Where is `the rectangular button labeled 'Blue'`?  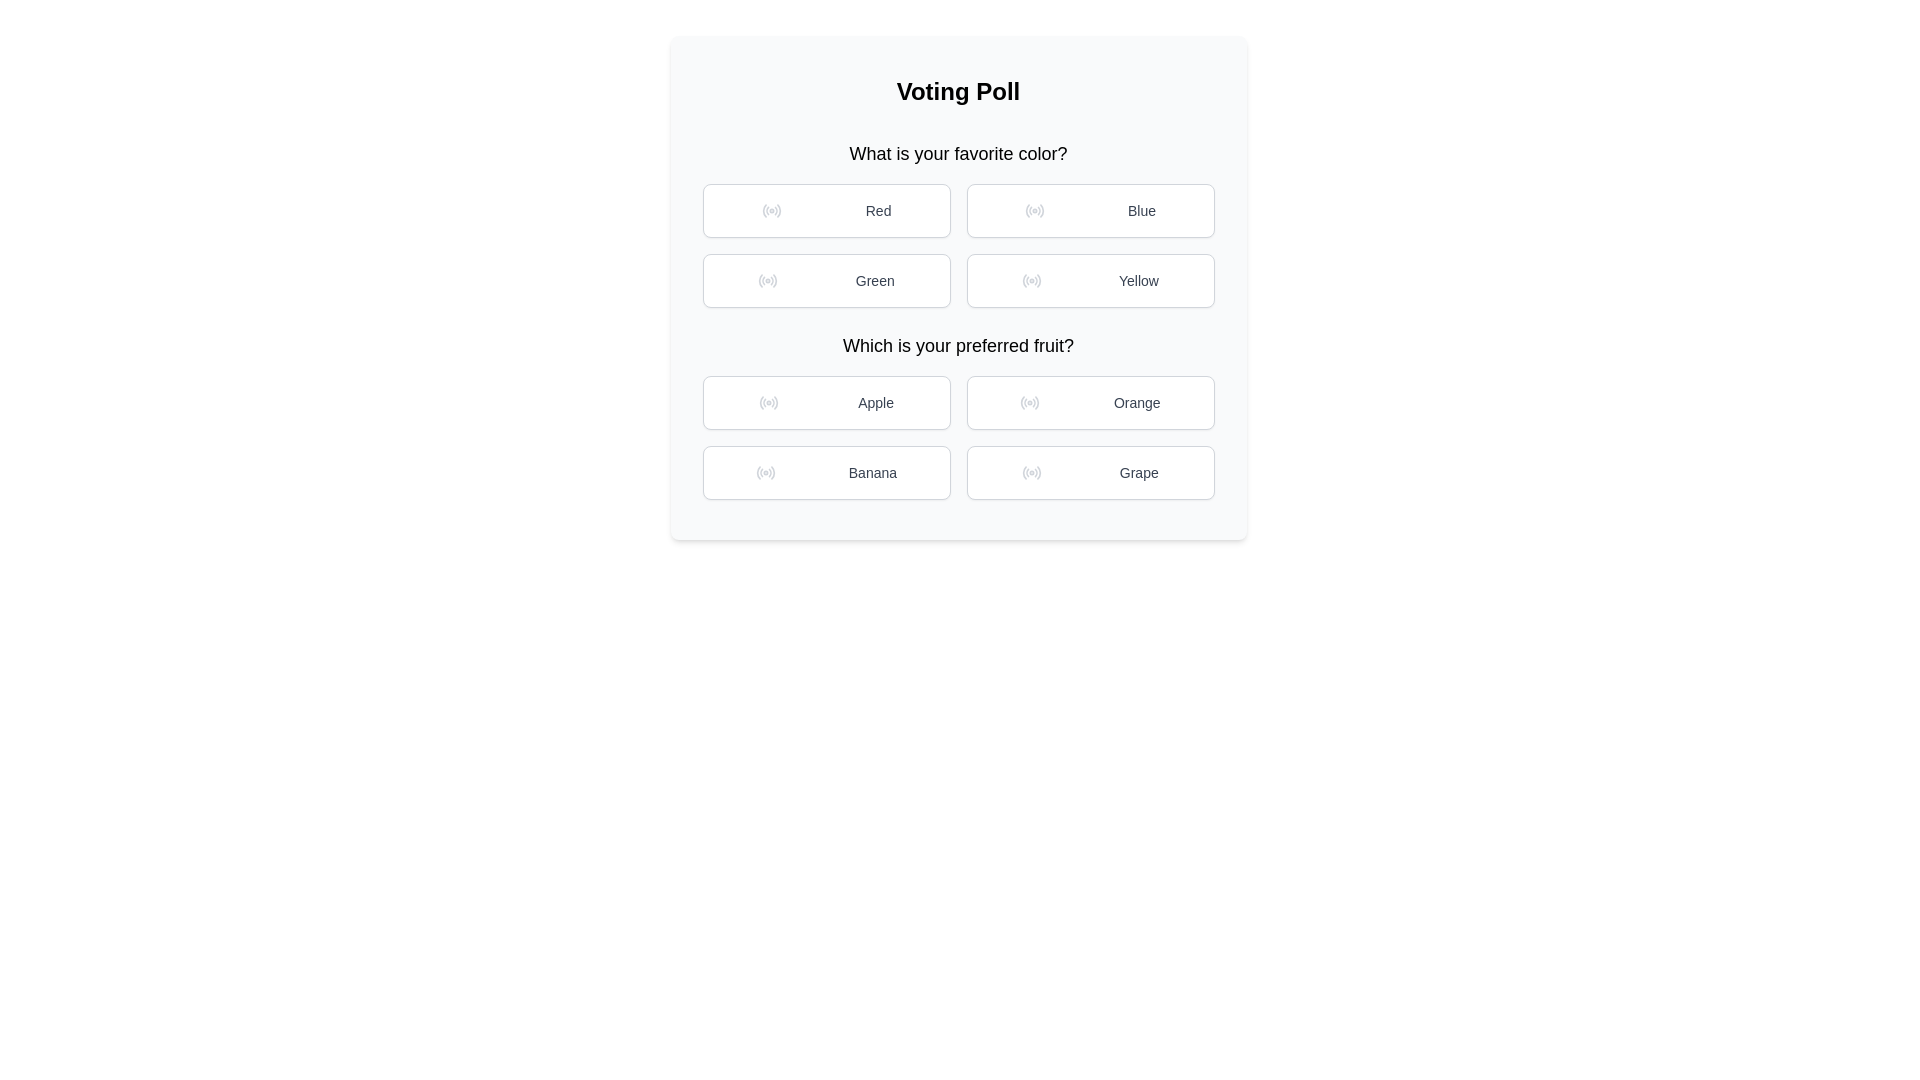 the rectangular button labeled 'Blue' is located at coordinates (1089, 211).